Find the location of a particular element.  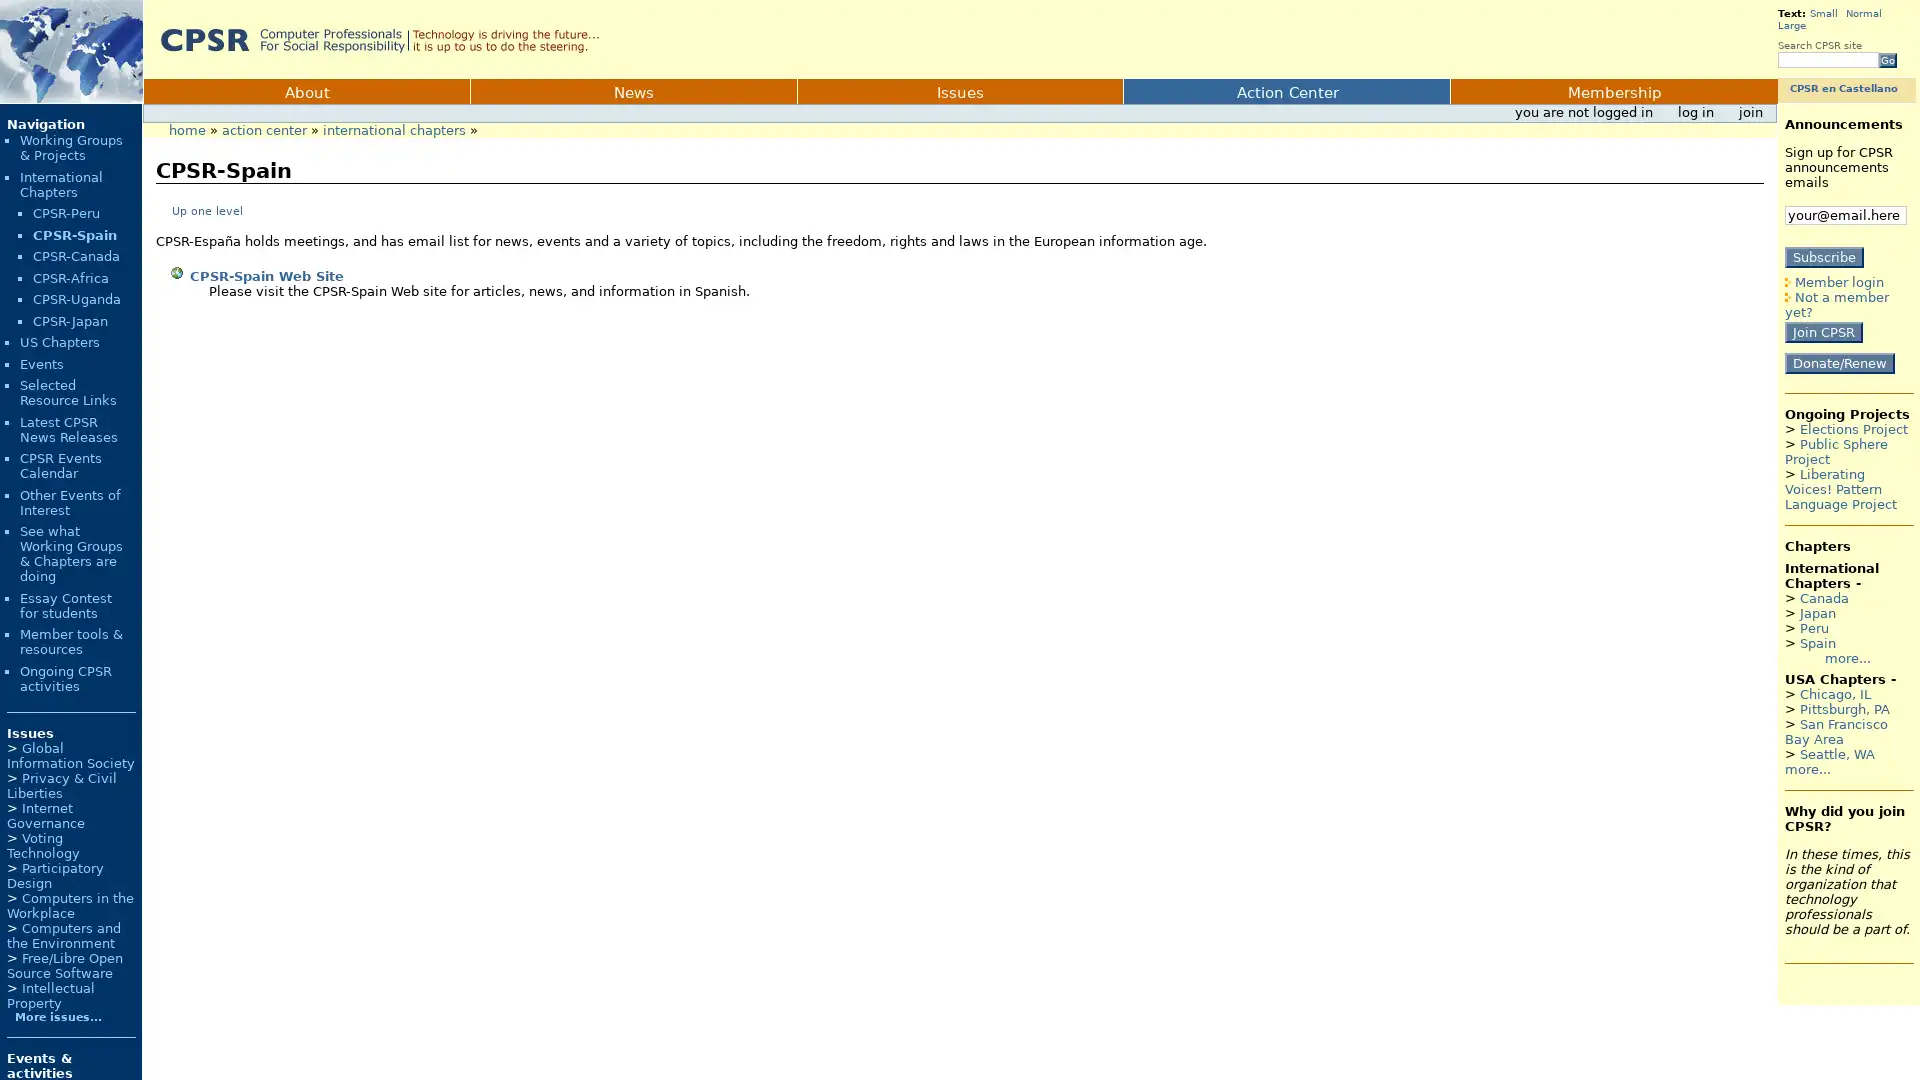

Subscribe is located at coordinates (1823, 255).